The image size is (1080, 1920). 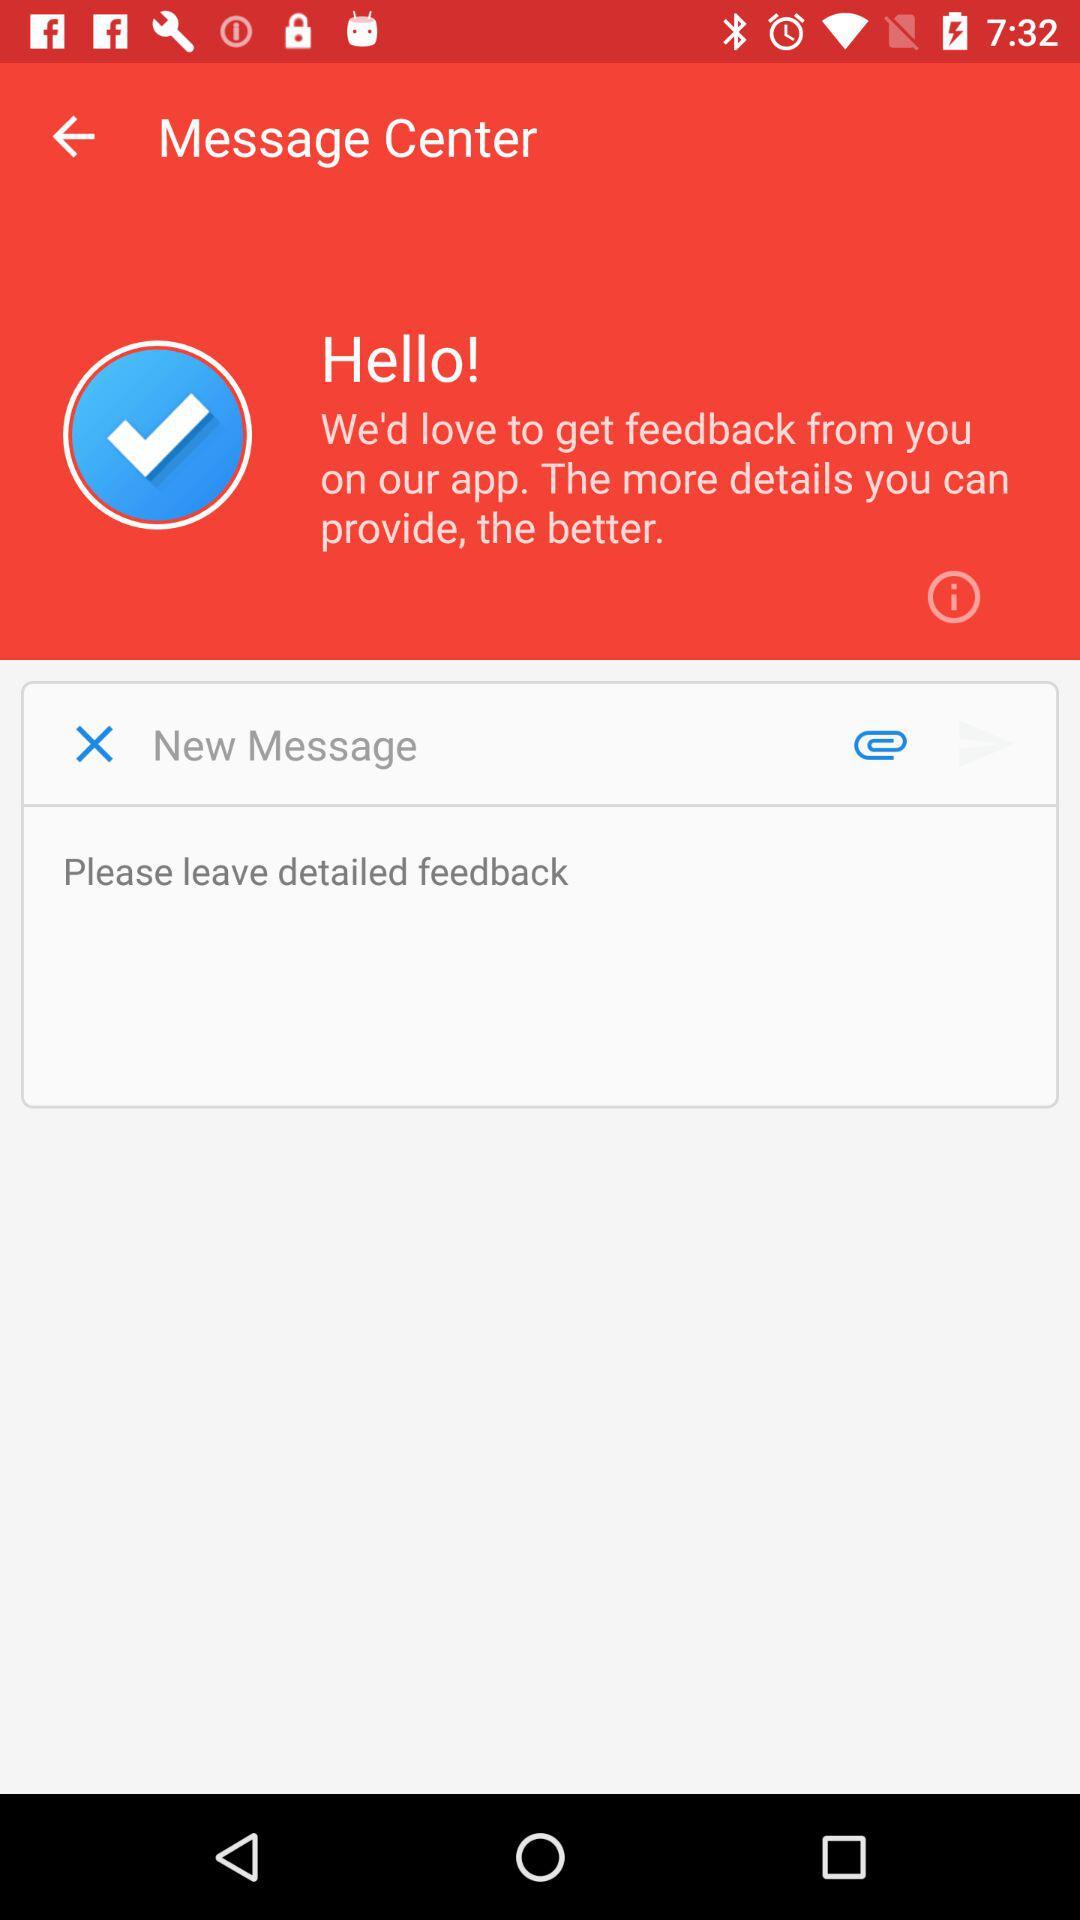 I want to click on leave feedback, so click(x=550, y=955).